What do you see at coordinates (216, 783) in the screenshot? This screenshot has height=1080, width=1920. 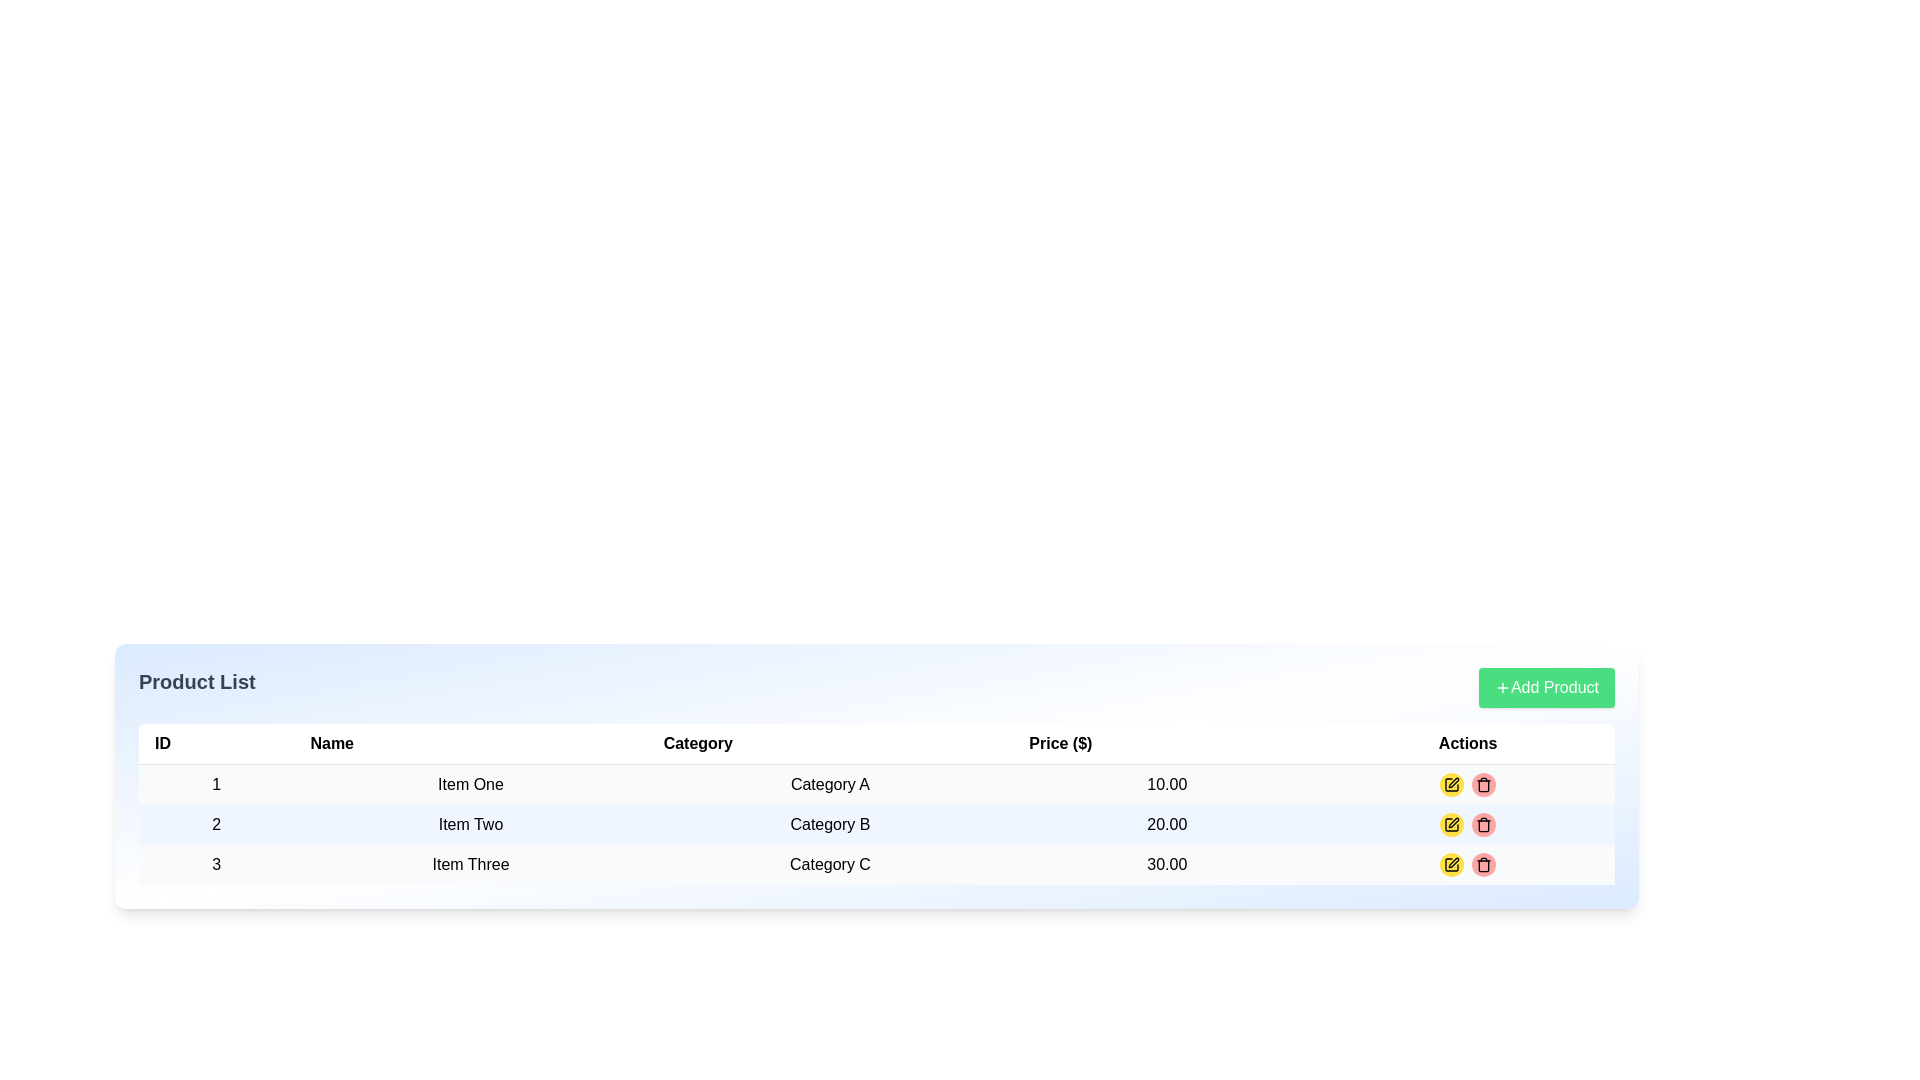 I see `the text element displaying '1' in the 'ID' column of the table, aligned with the row labeled 'Item One'` at bounding box center [216, 783].